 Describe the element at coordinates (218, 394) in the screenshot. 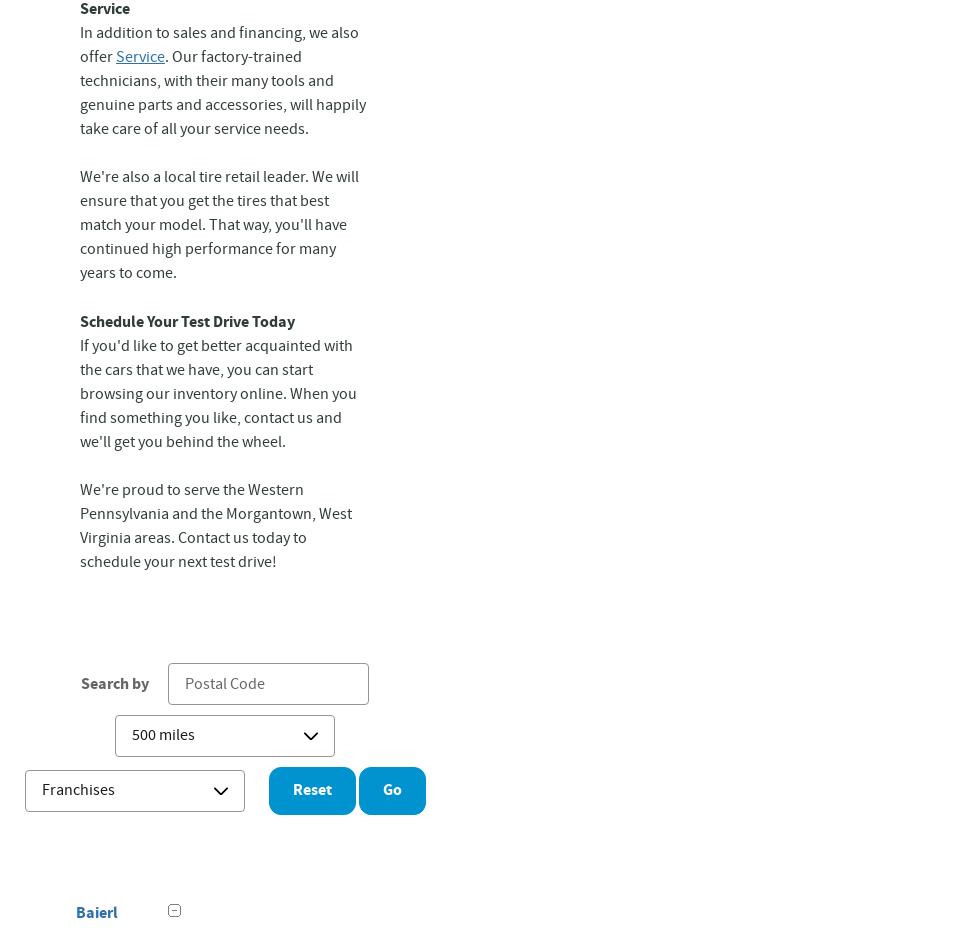

I see `'If you'd like to get better acquainted with the cars that we have, you can start browsing our inventory online. When you find something you like, contact us and we'll get you behind the wheel.'` at that location.